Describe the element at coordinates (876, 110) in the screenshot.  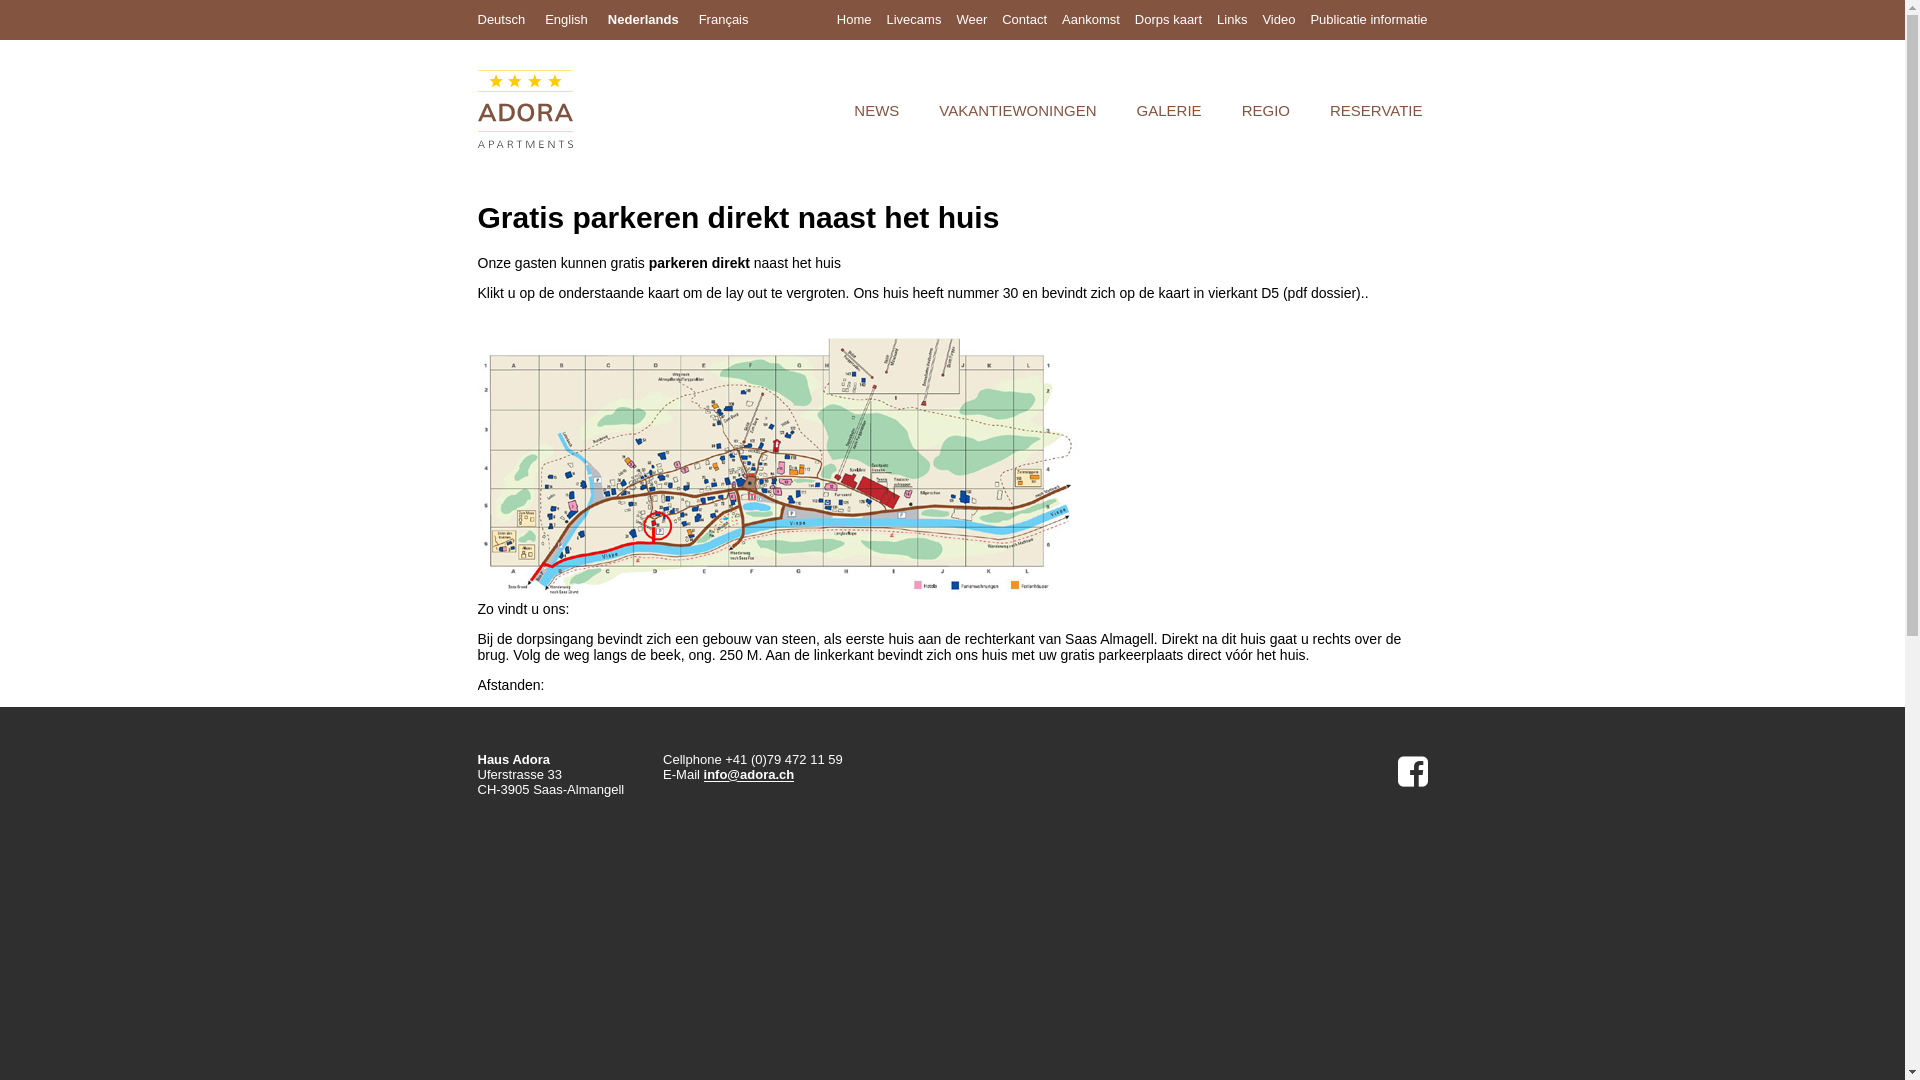
I see `'NEWS'` at that location.